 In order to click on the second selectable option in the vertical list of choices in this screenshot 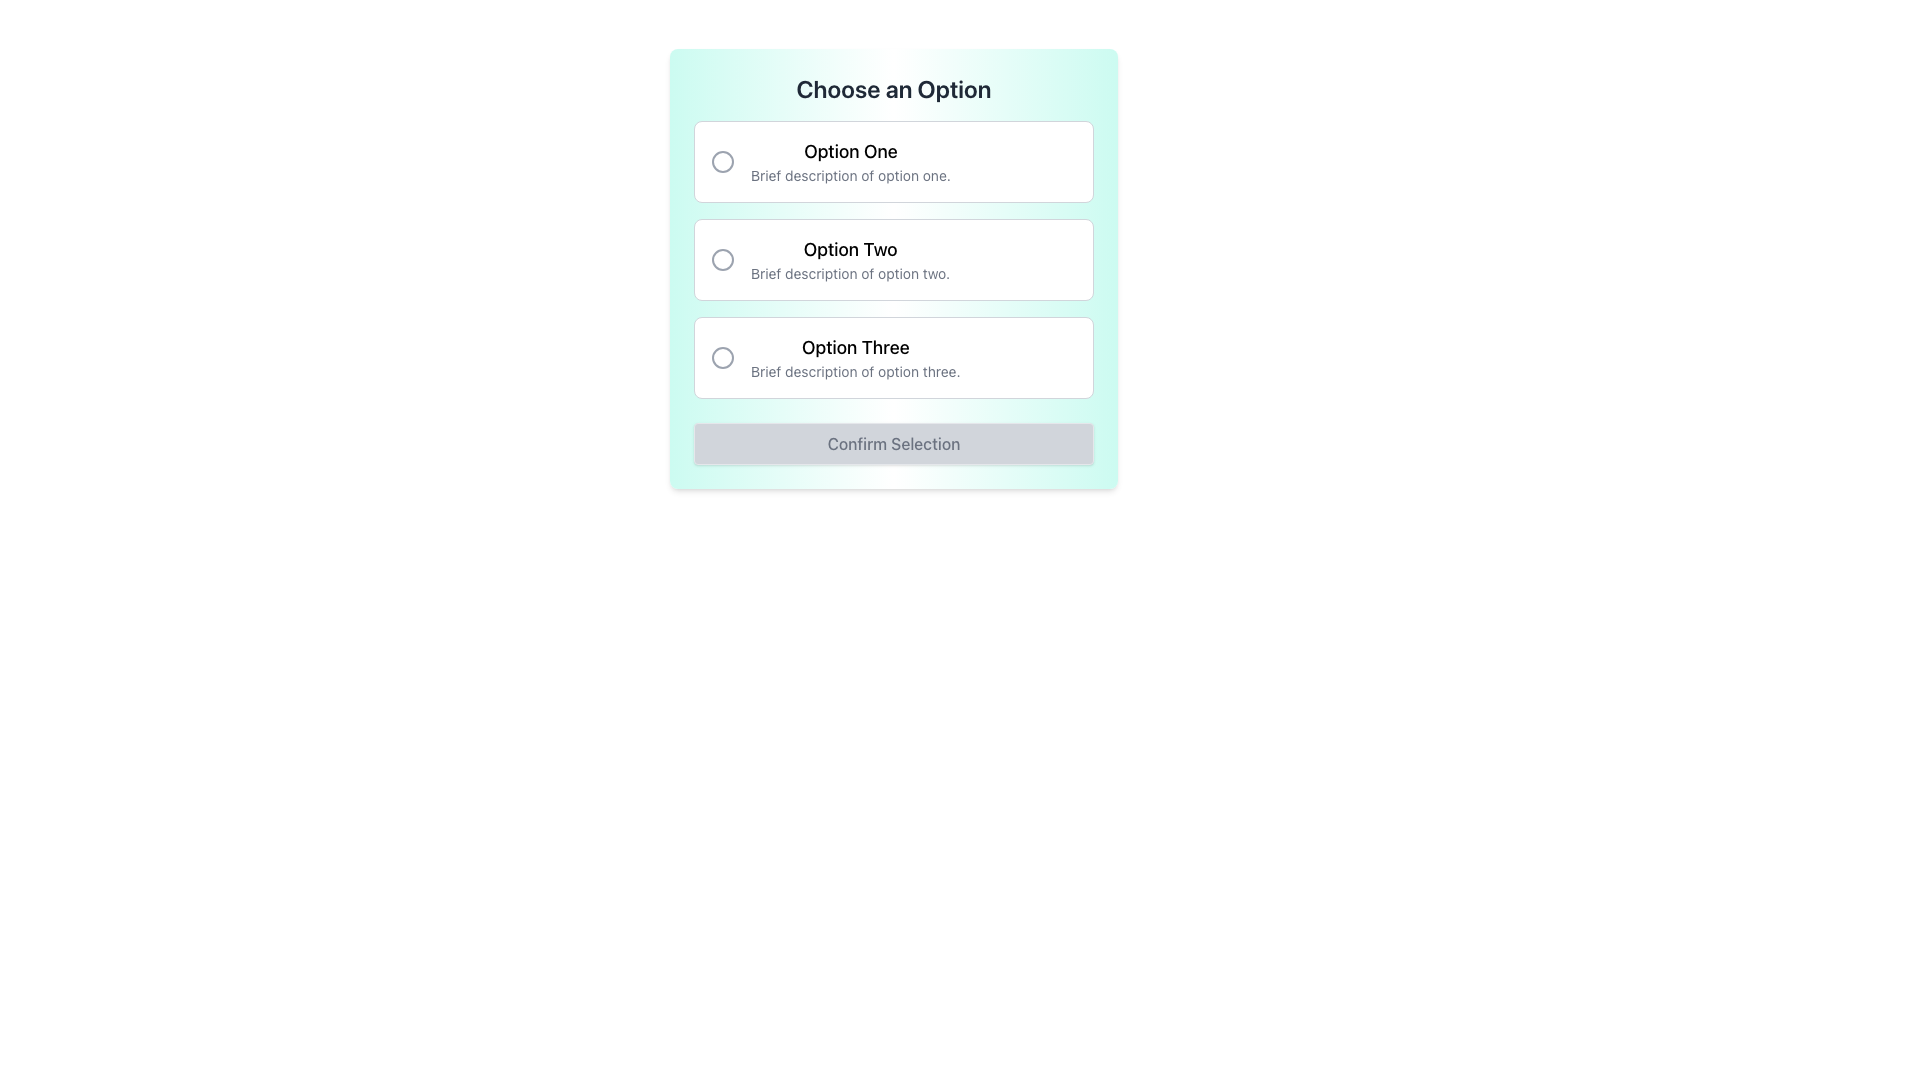, I will do `click(892, 258)`.